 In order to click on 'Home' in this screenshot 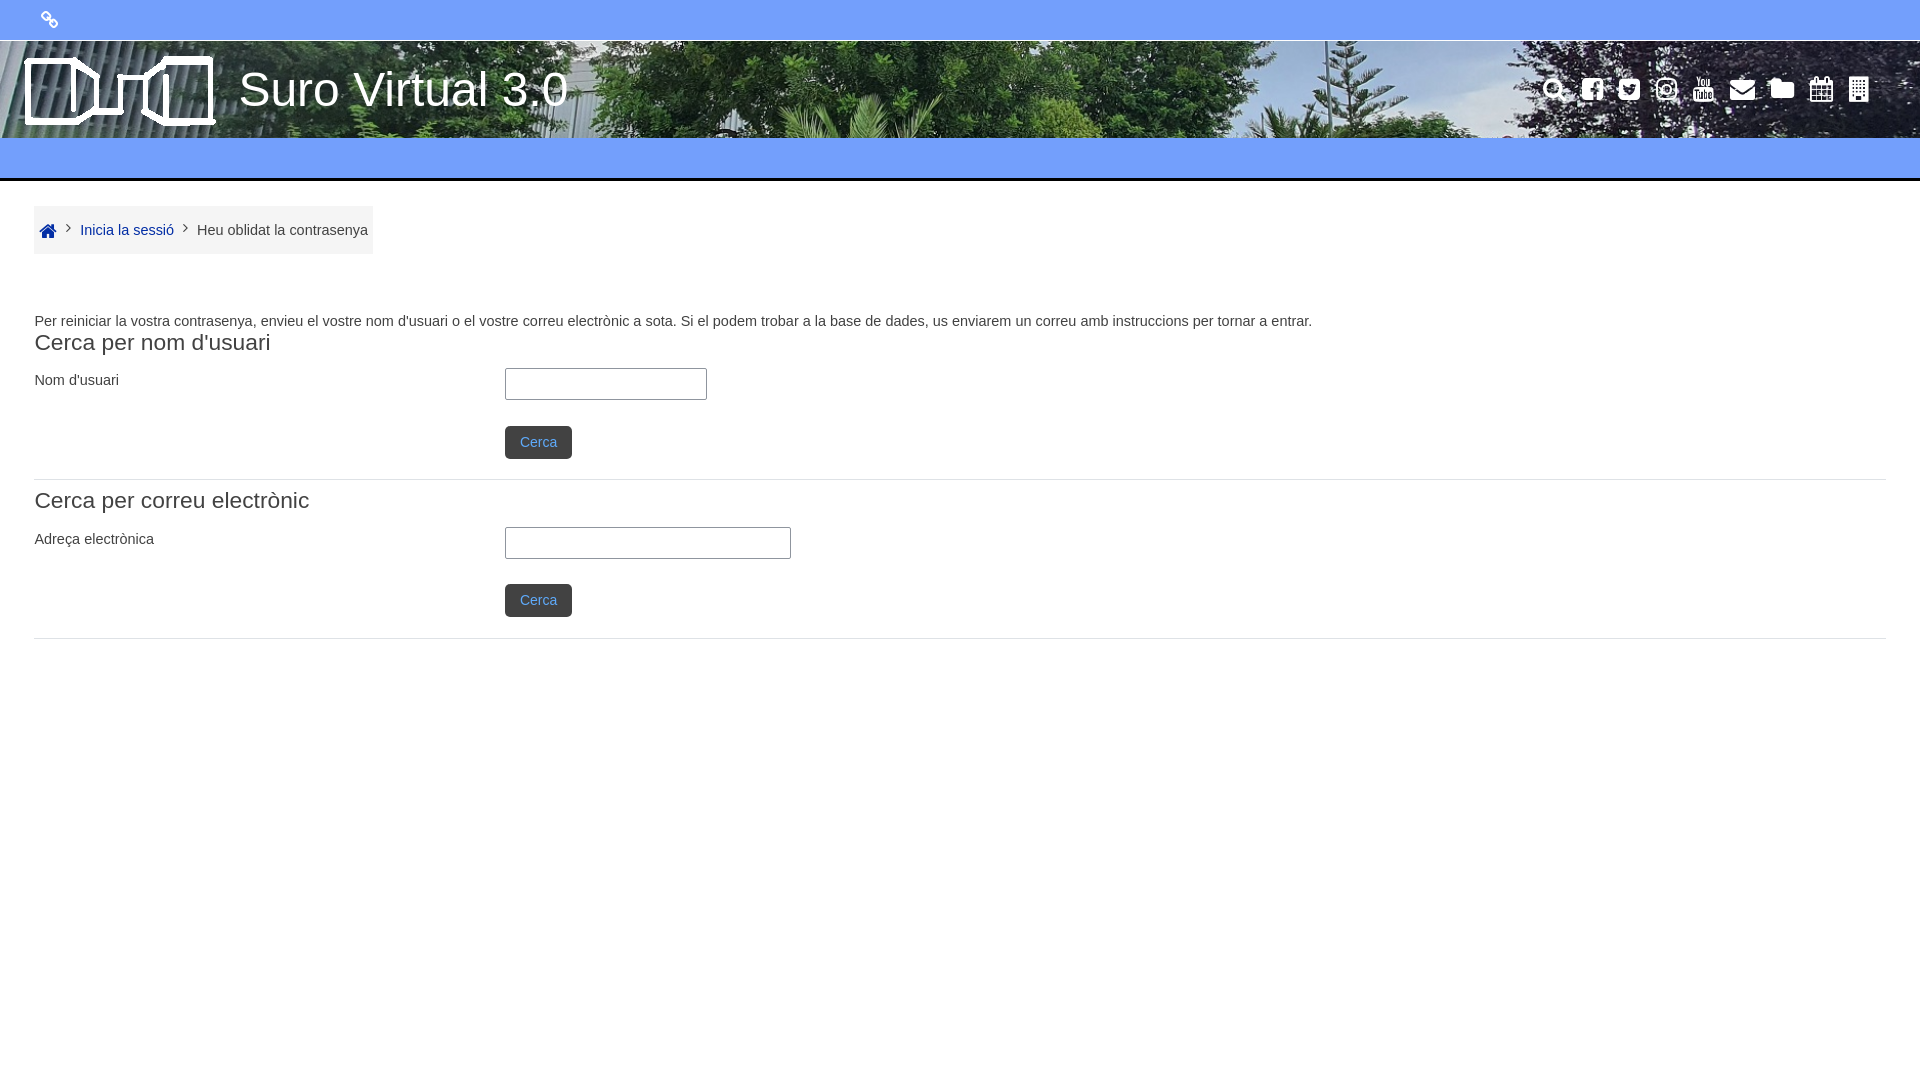, I will do `click(48, 230)`.